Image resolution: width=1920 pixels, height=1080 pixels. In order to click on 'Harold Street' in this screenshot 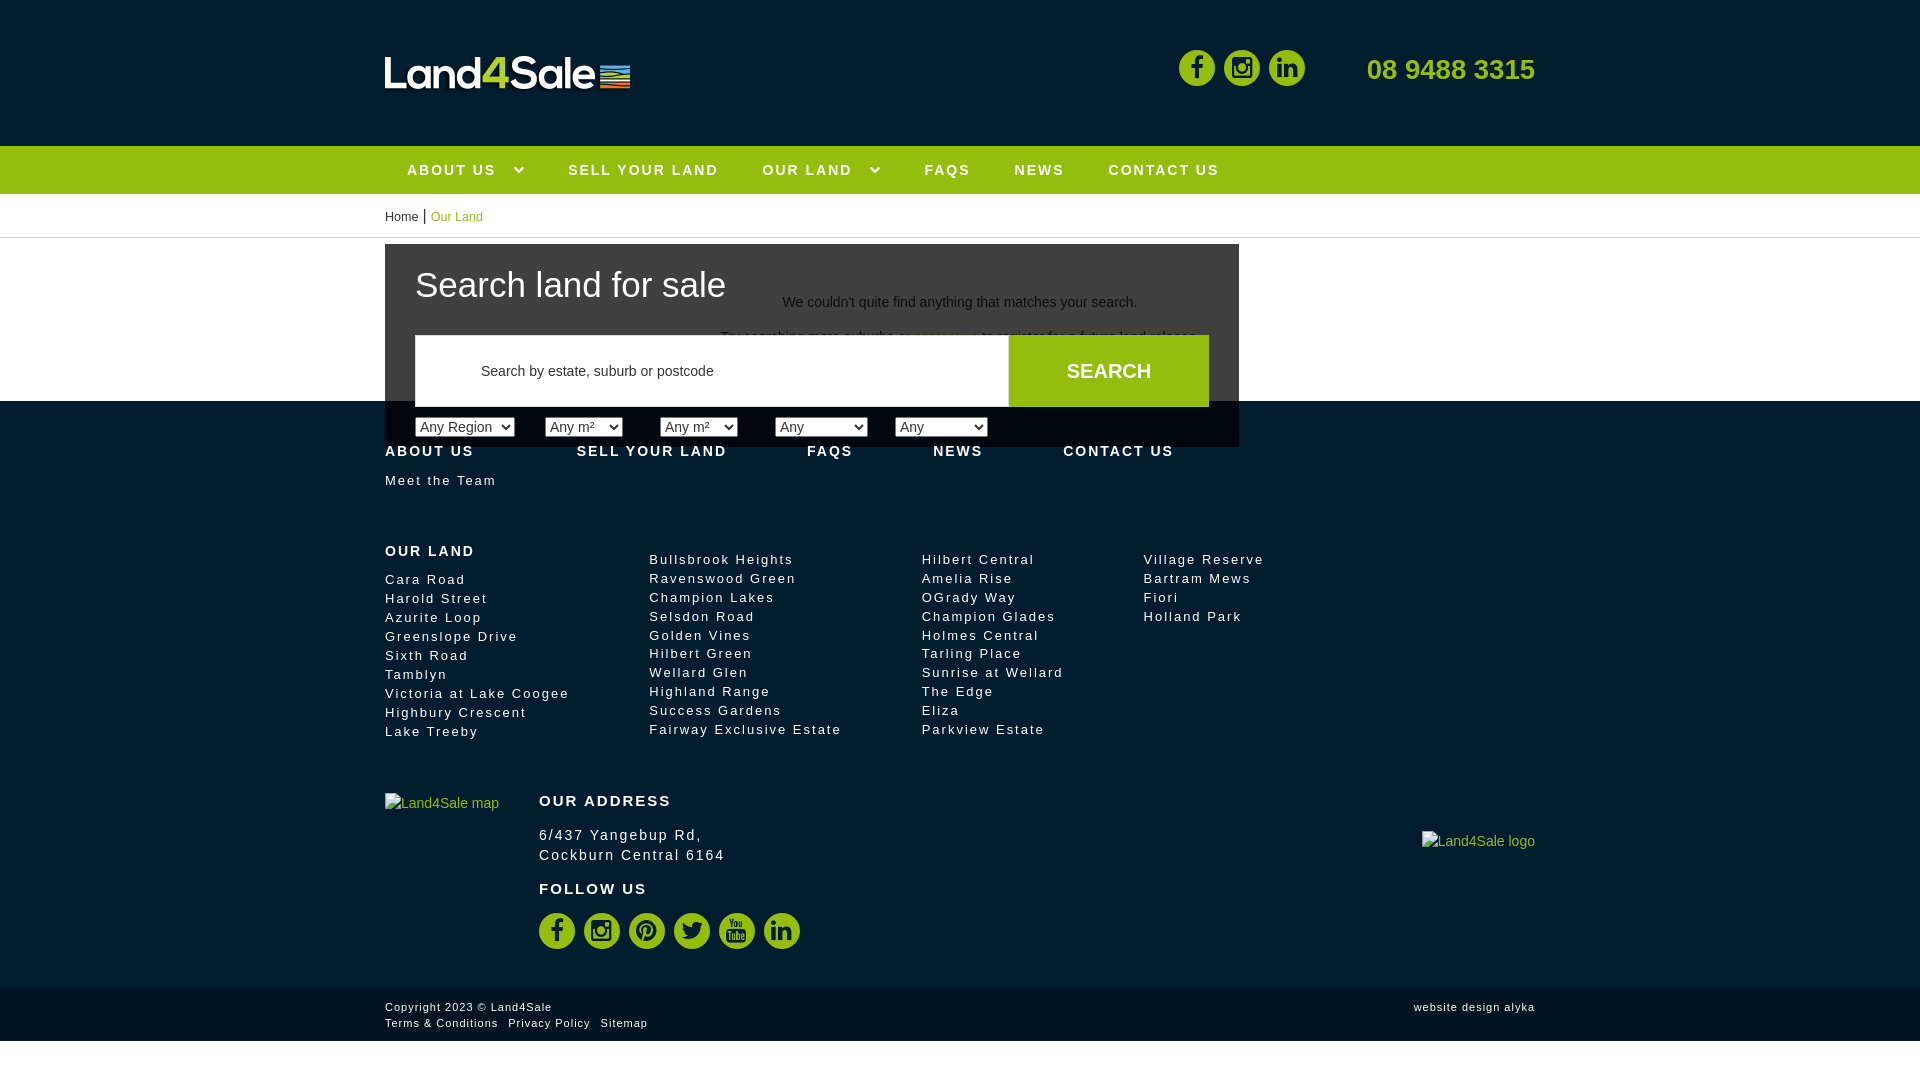, I will do `click(384, 597)`.